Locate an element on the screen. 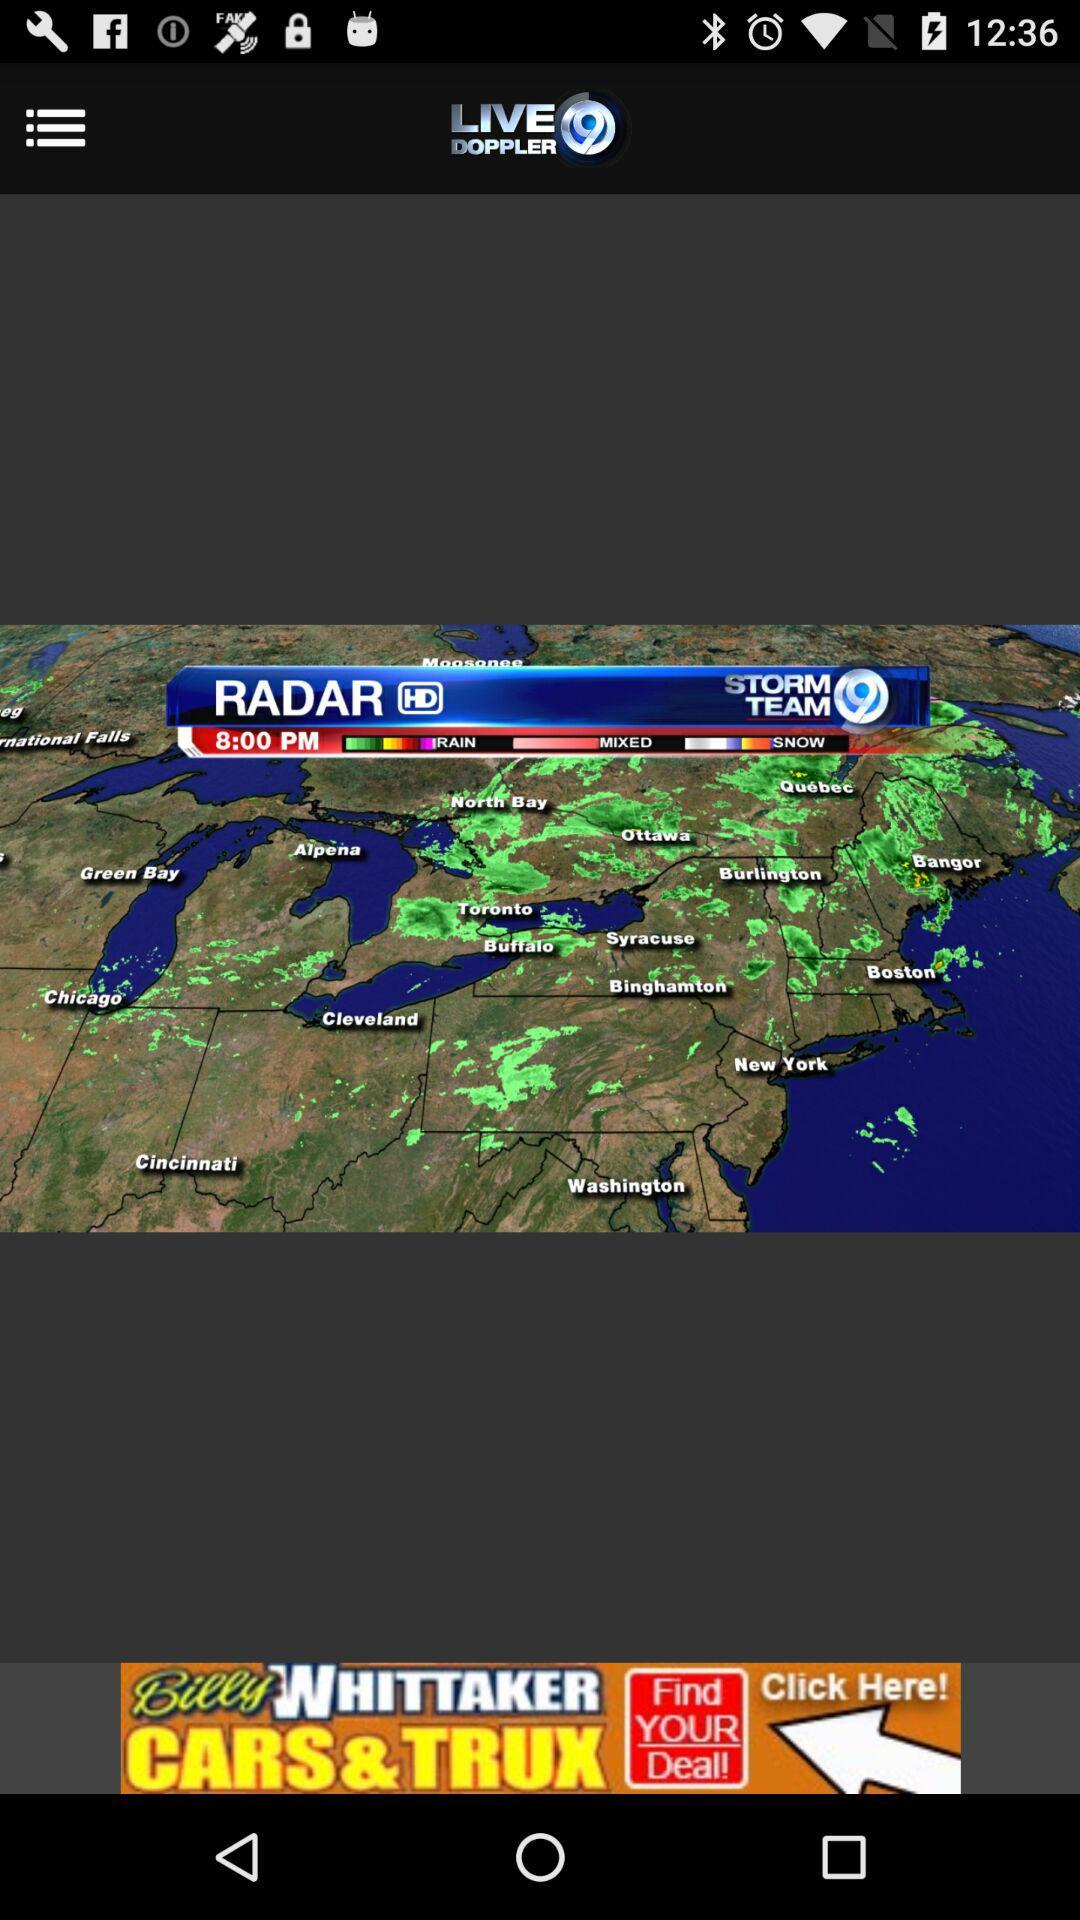 The height and width of the screenshot is (1920, 1080). icon at the top left corner is located at coordinates (80, 127).